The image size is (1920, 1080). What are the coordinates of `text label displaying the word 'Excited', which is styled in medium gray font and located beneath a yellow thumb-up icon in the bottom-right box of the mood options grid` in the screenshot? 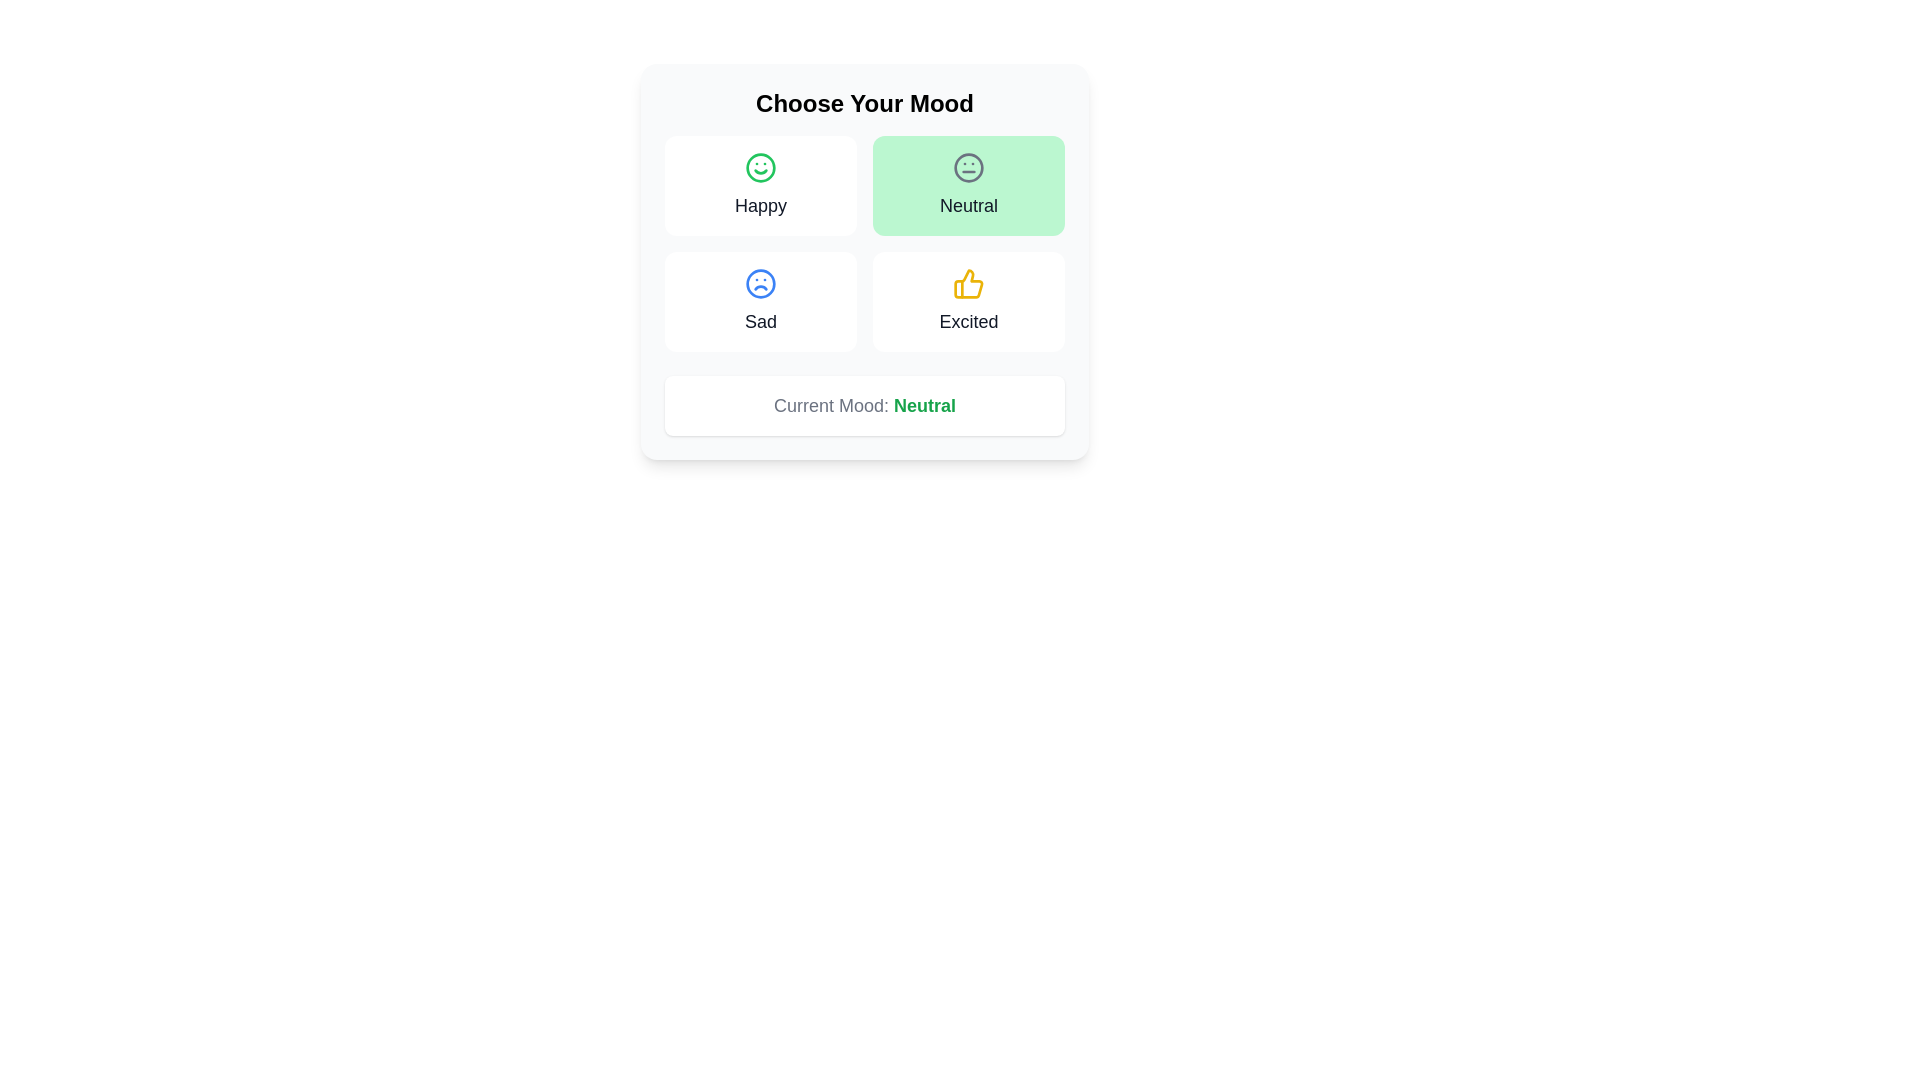 It's located at (969, 320).